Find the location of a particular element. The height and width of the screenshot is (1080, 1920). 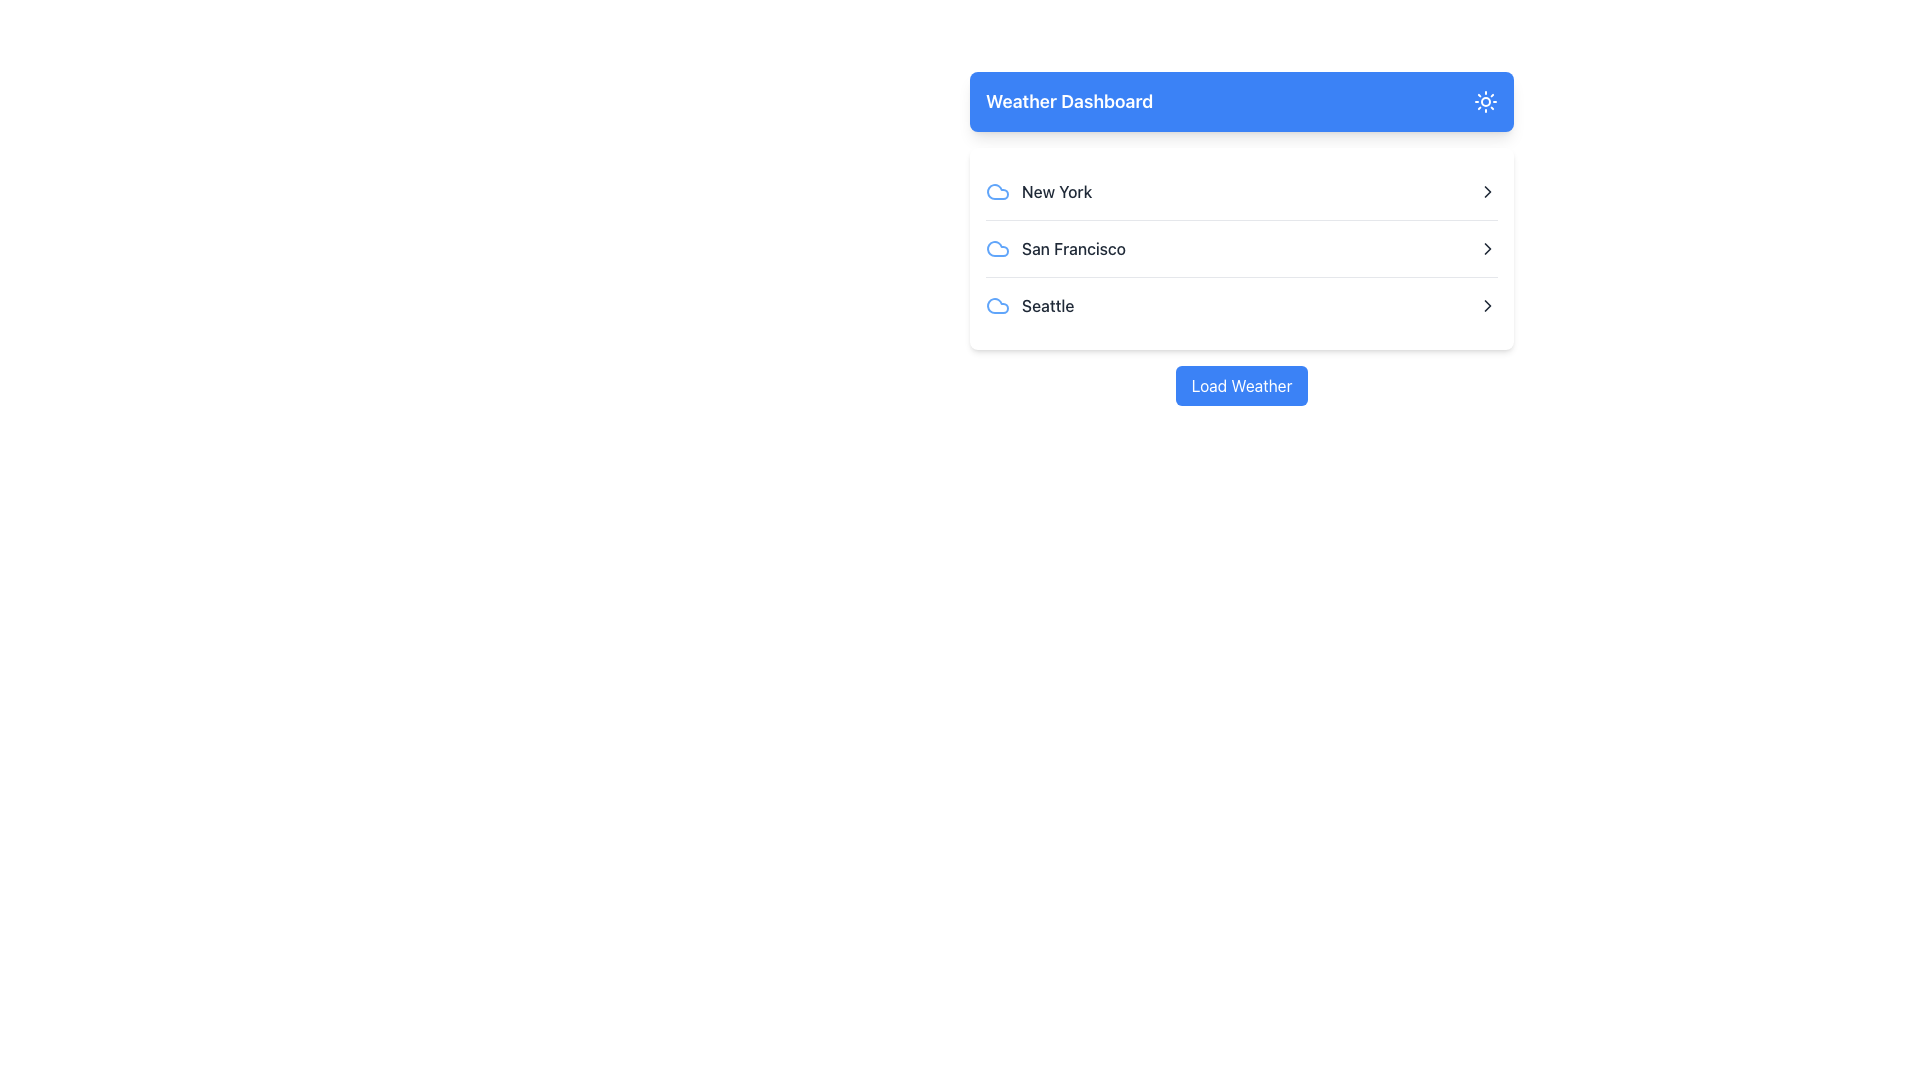

the second item 'San Francisco' in the list, which contains a blue cloud icon on the left and a gray chevron icon on the right is located at coordinates (1241, 248).